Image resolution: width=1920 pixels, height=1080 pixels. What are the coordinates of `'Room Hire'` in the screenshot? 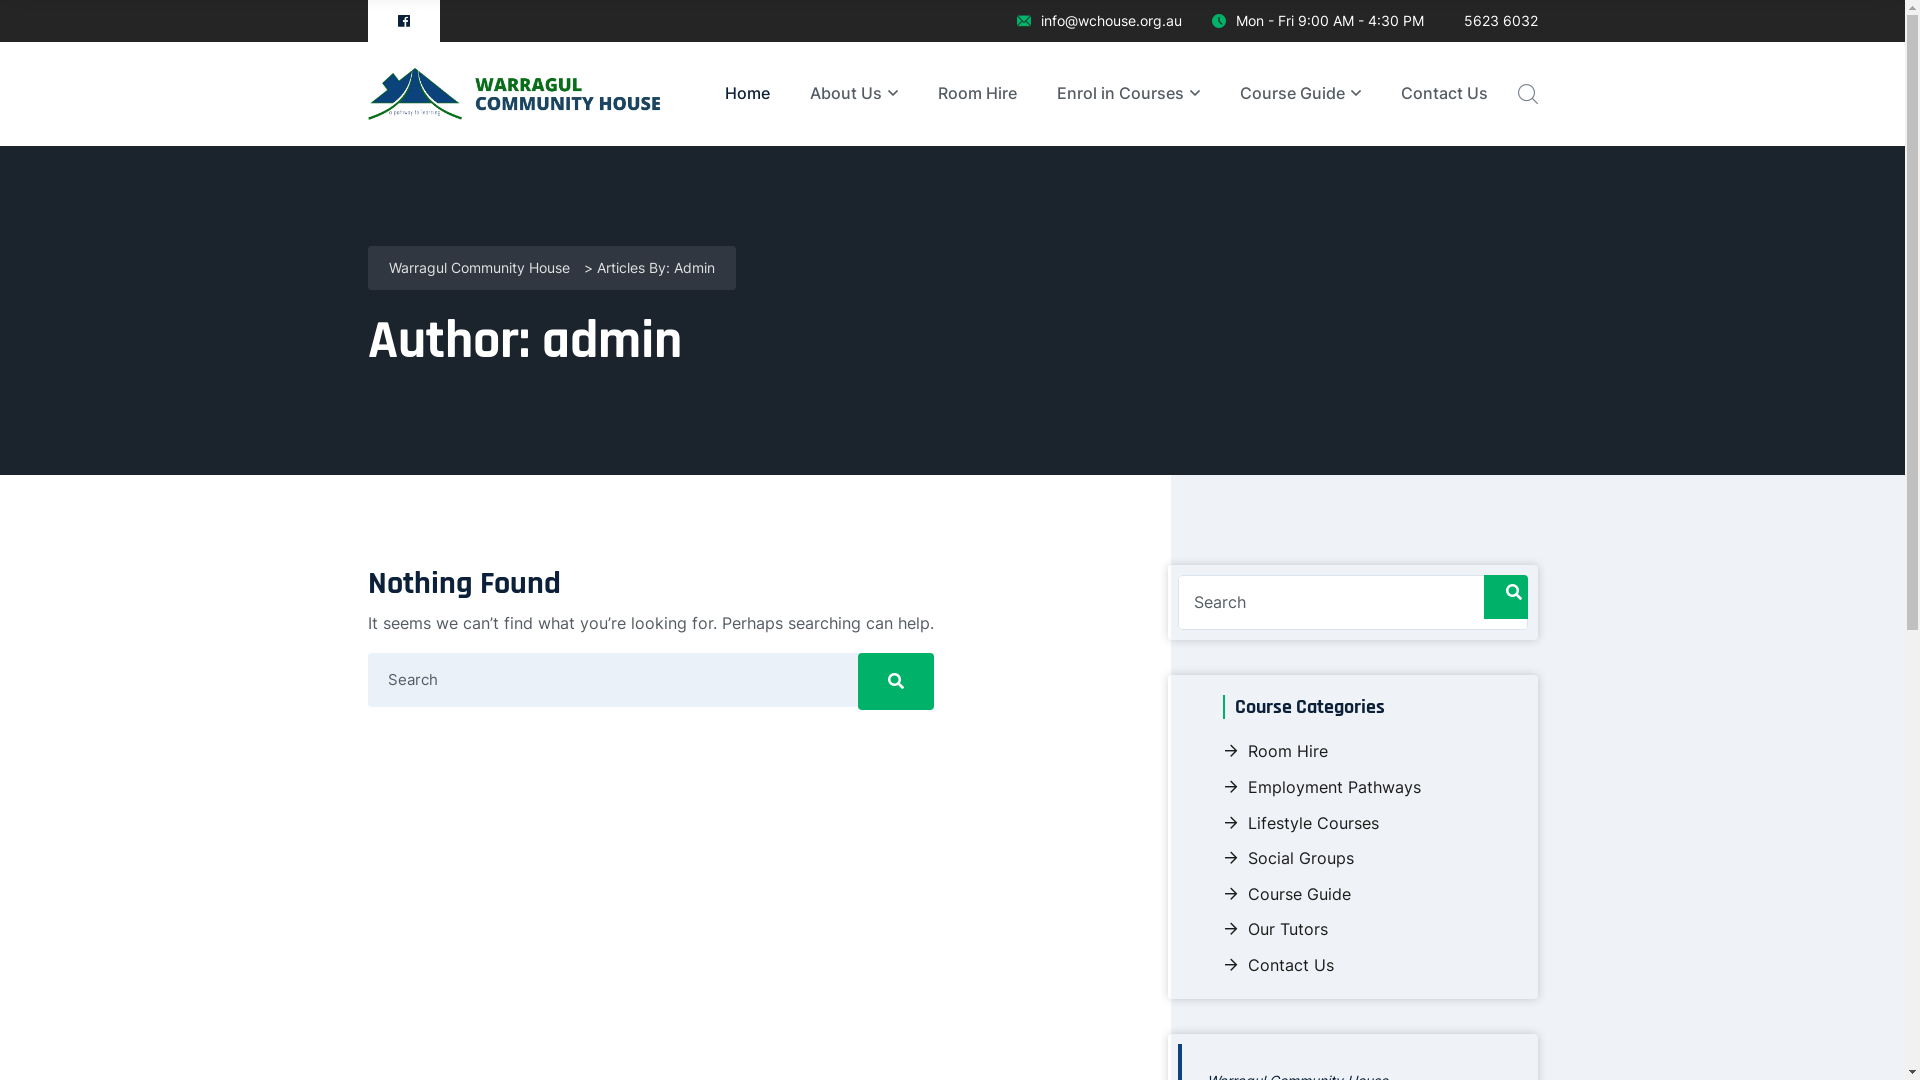 It's located at (1273, 751).